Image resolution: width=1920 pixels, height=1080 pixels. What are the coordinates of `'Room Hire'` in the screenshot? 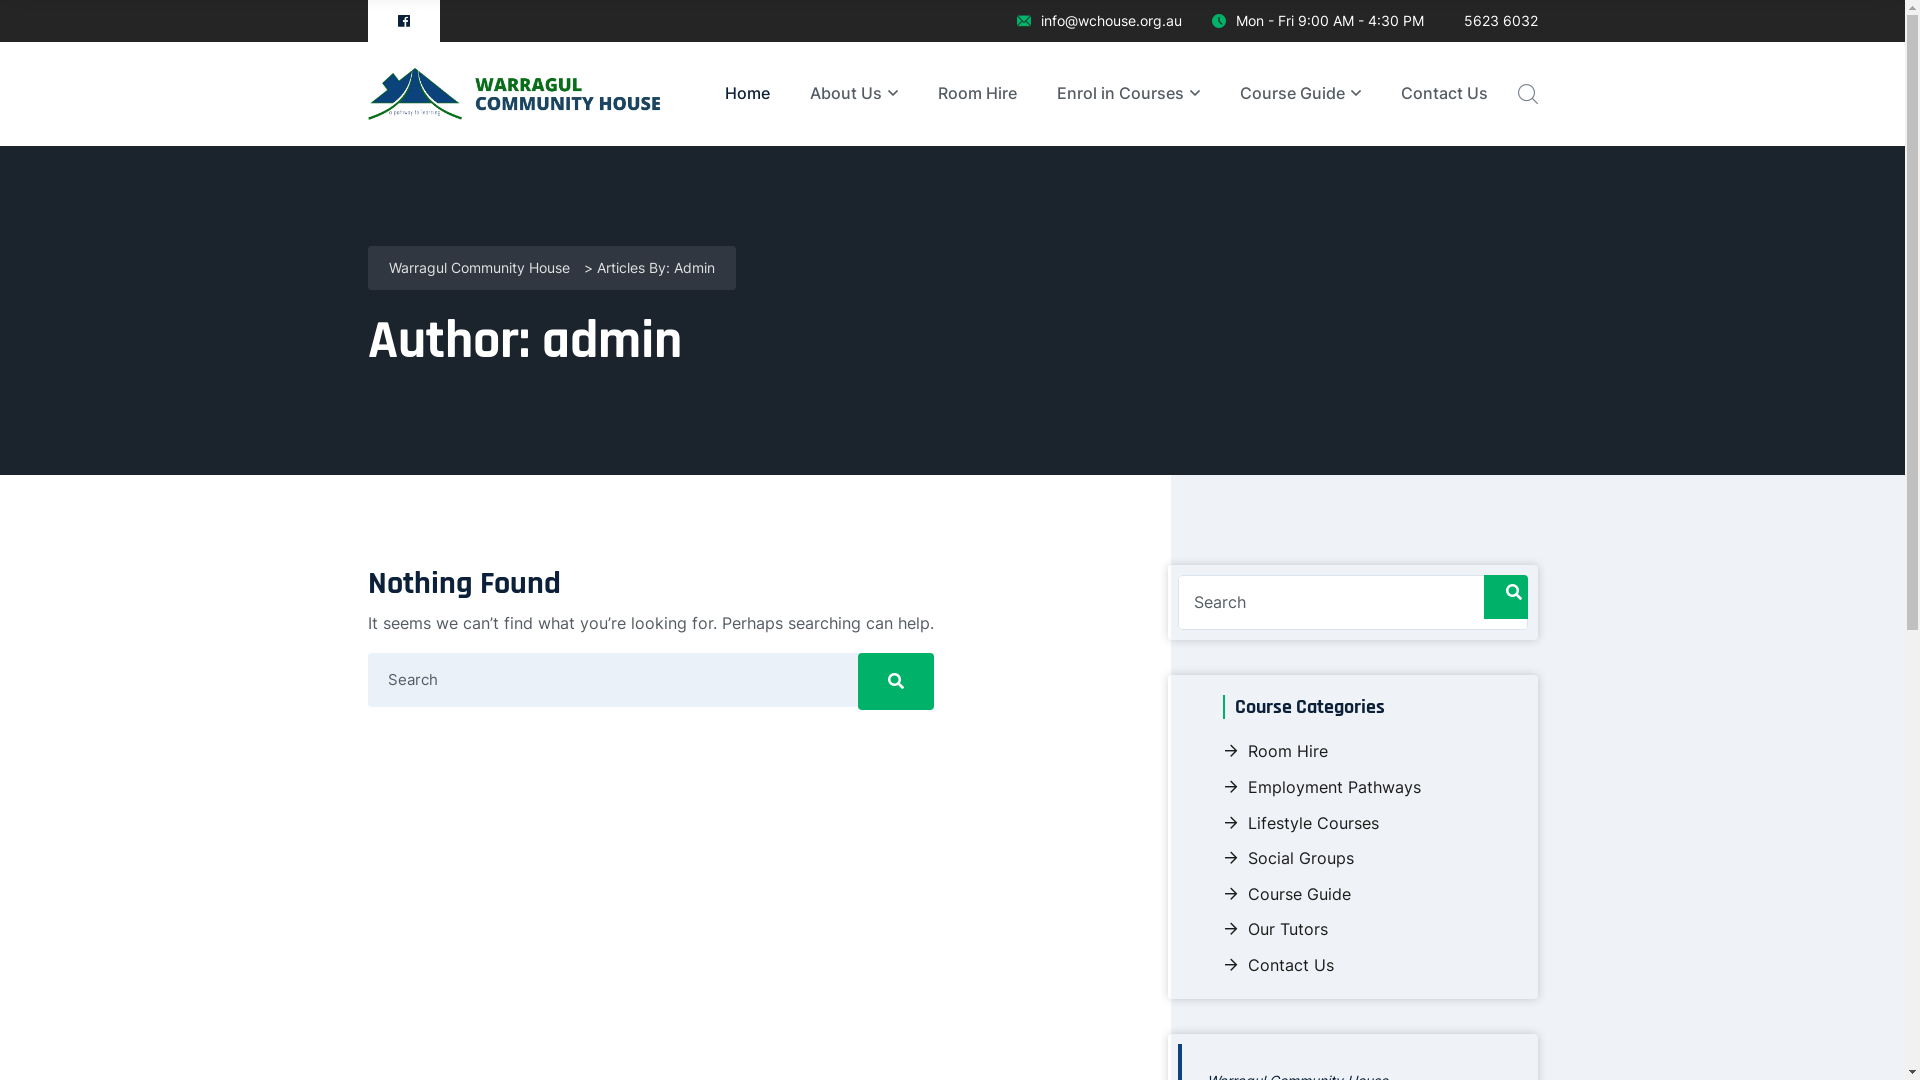 It's located at (1273, 751).